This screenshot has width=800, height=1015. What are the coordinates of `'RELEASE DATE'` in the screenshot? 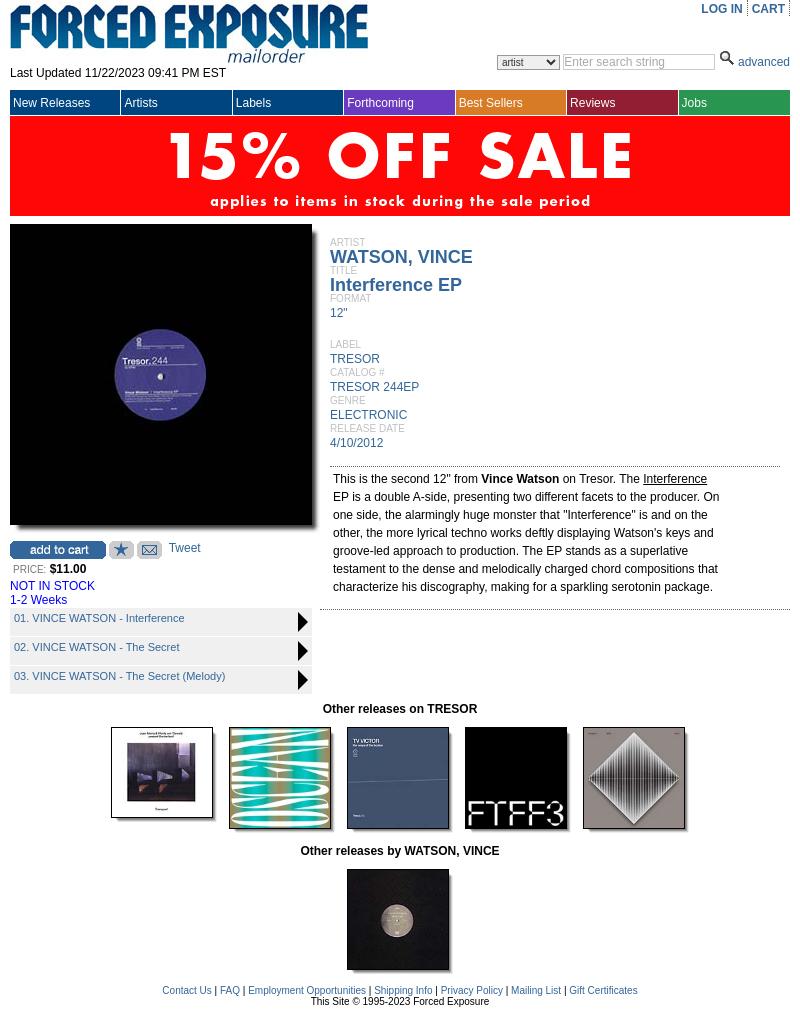 It's located at (366, 428).